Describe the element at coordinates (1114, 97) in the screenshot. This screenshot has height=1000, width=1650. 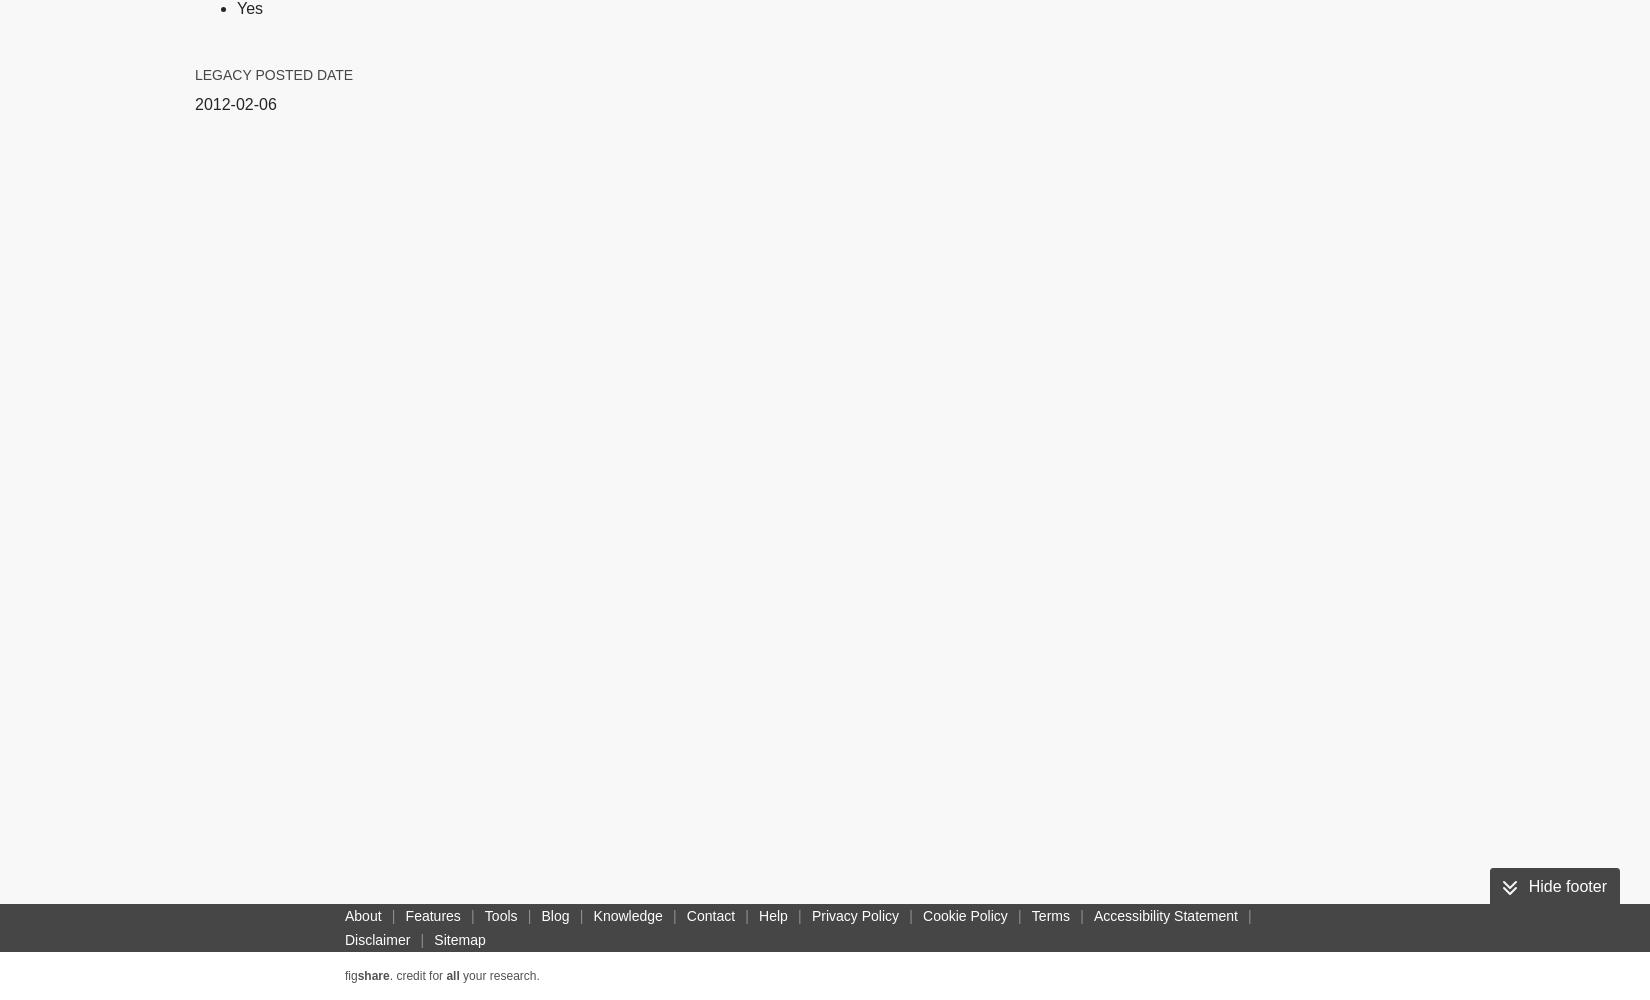
I see `'DC'` at that location.